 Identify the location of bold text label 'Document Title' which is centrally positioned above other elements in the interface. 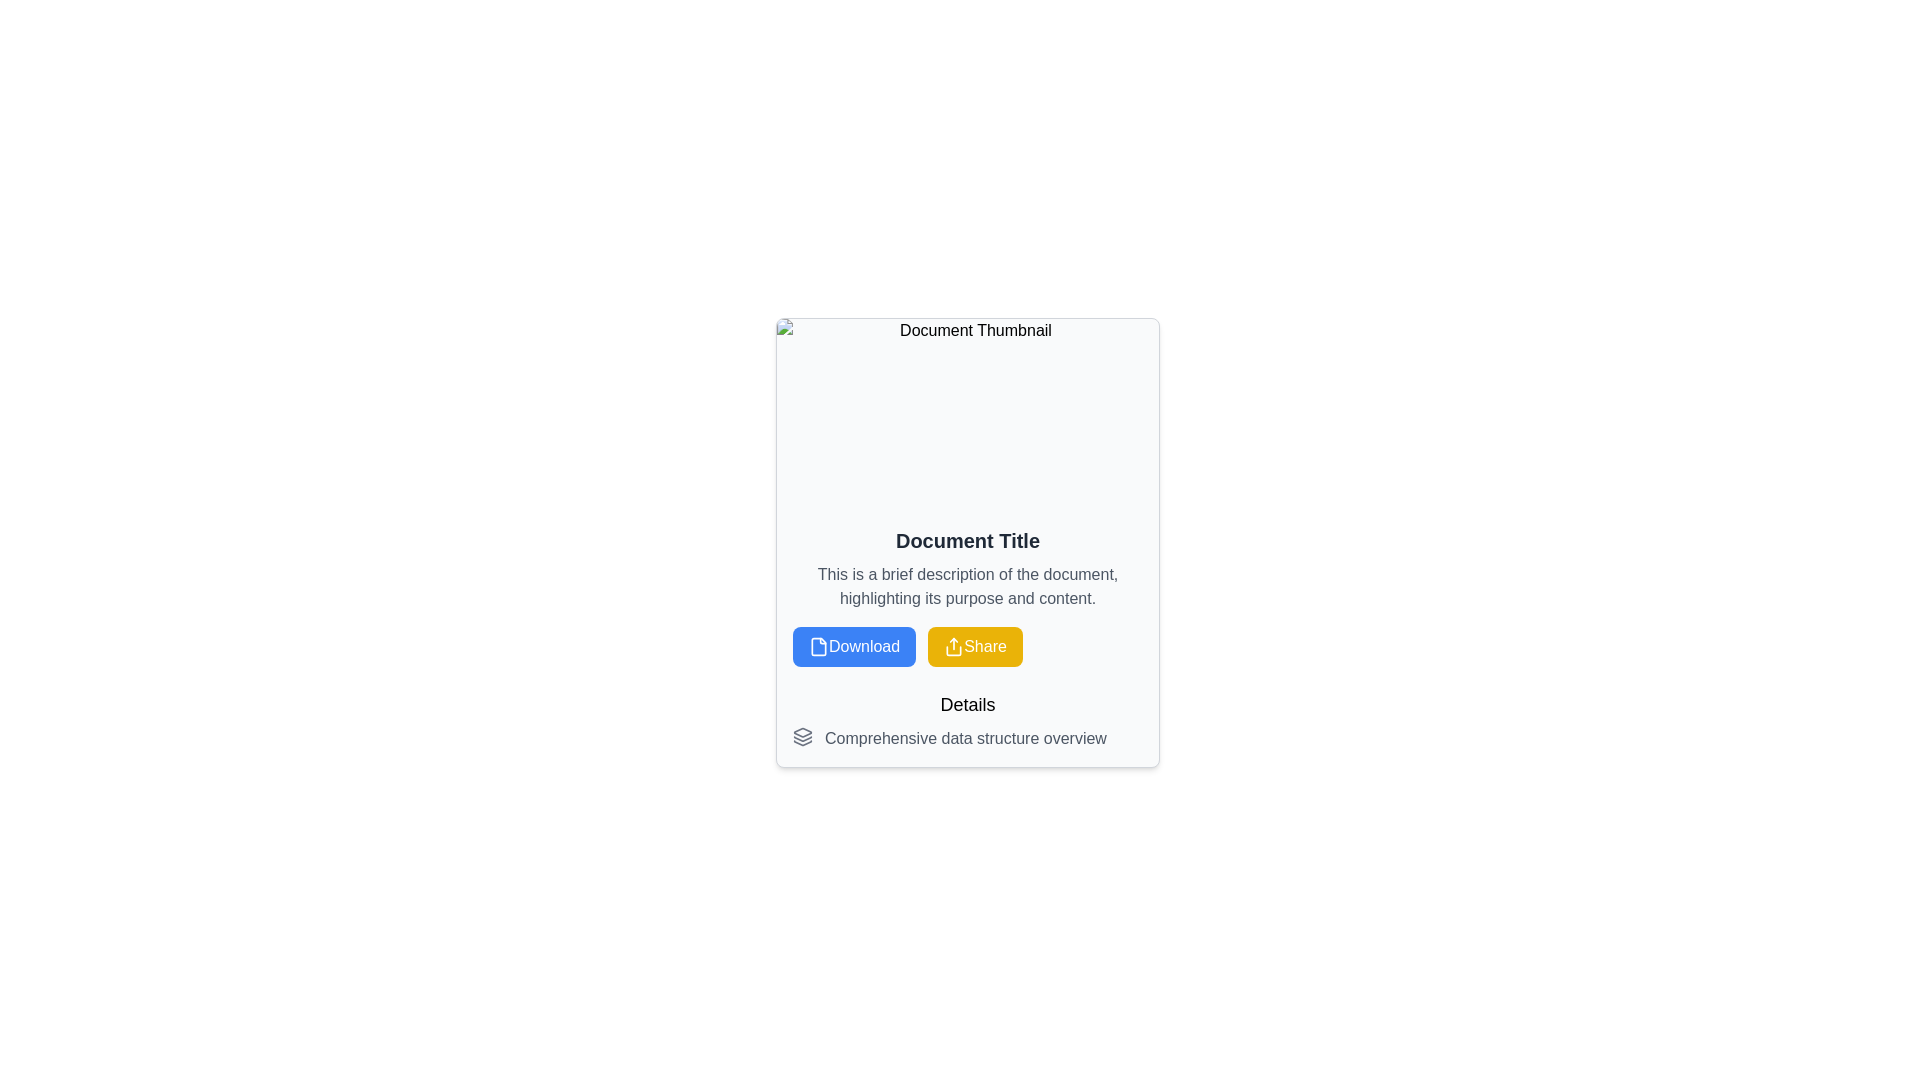
(968, 540).